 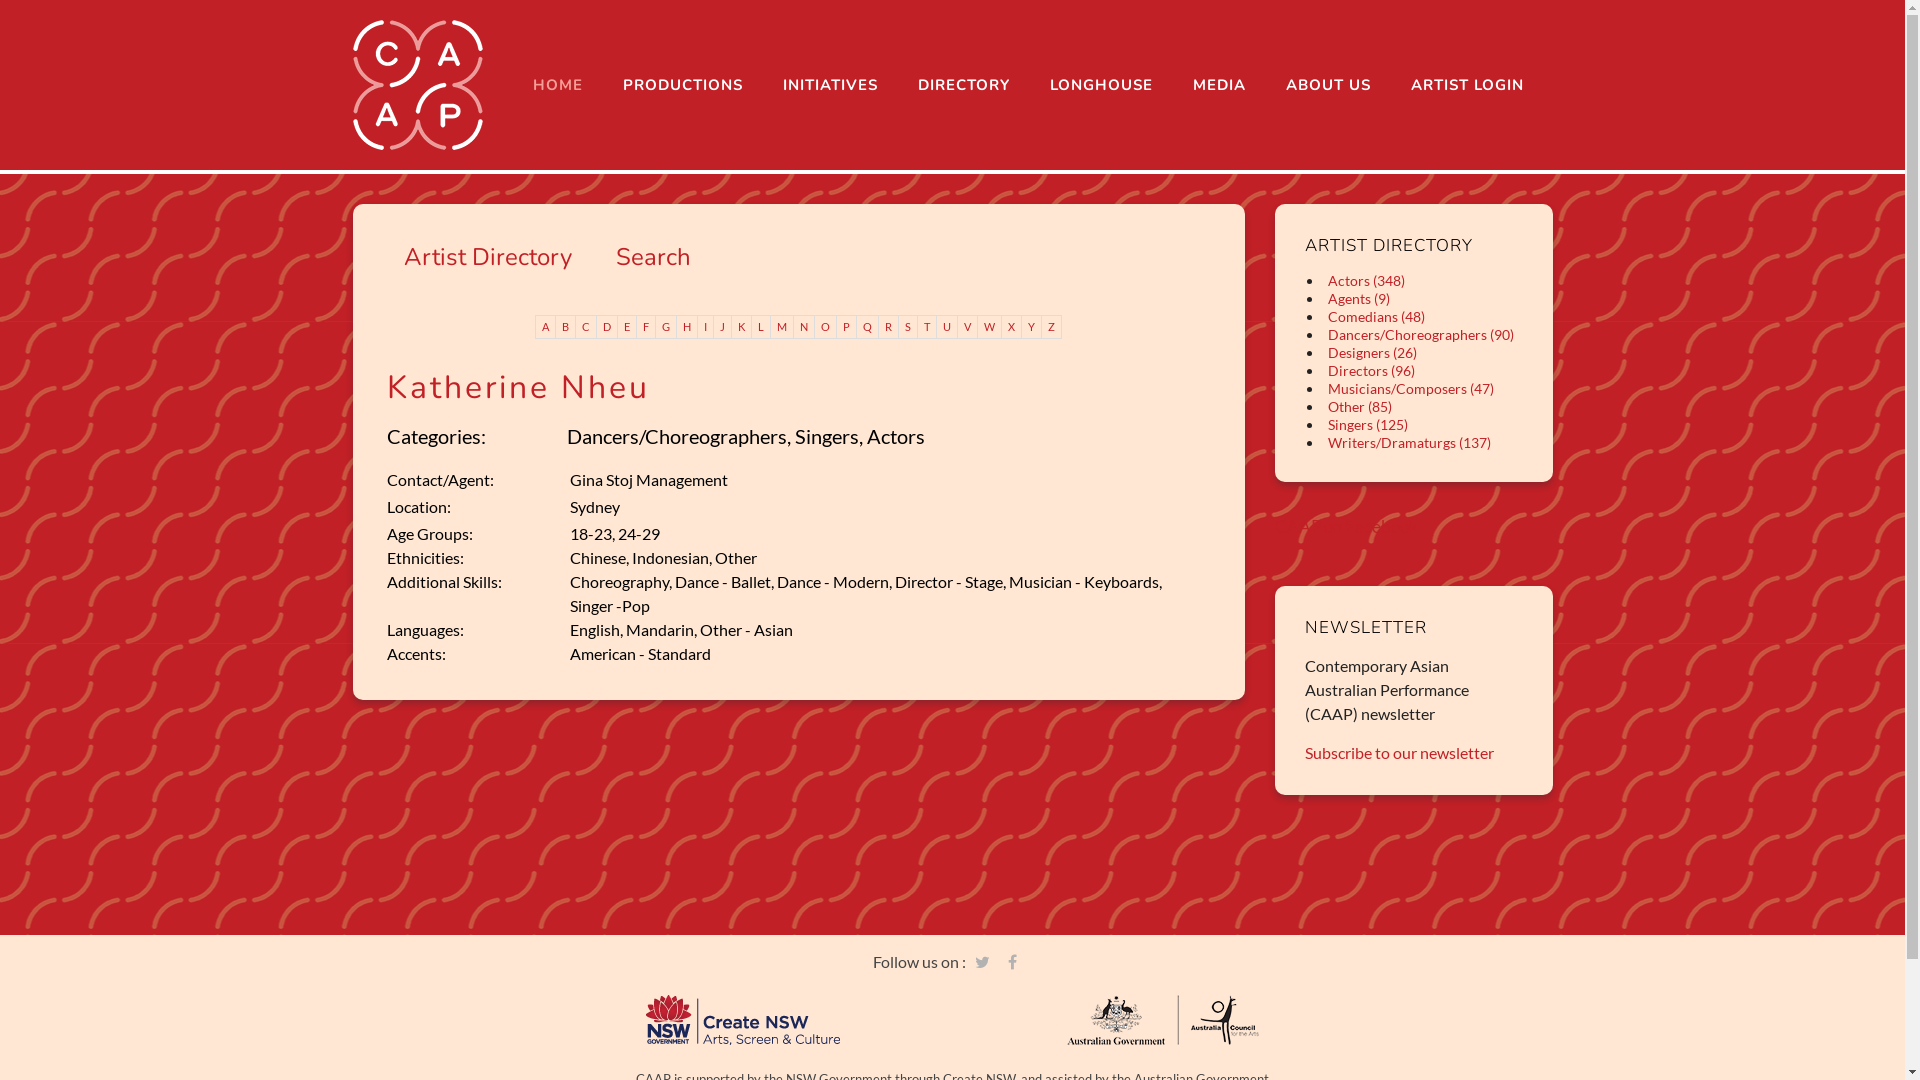 I want to click on 'J', so click(x=722, y=326).